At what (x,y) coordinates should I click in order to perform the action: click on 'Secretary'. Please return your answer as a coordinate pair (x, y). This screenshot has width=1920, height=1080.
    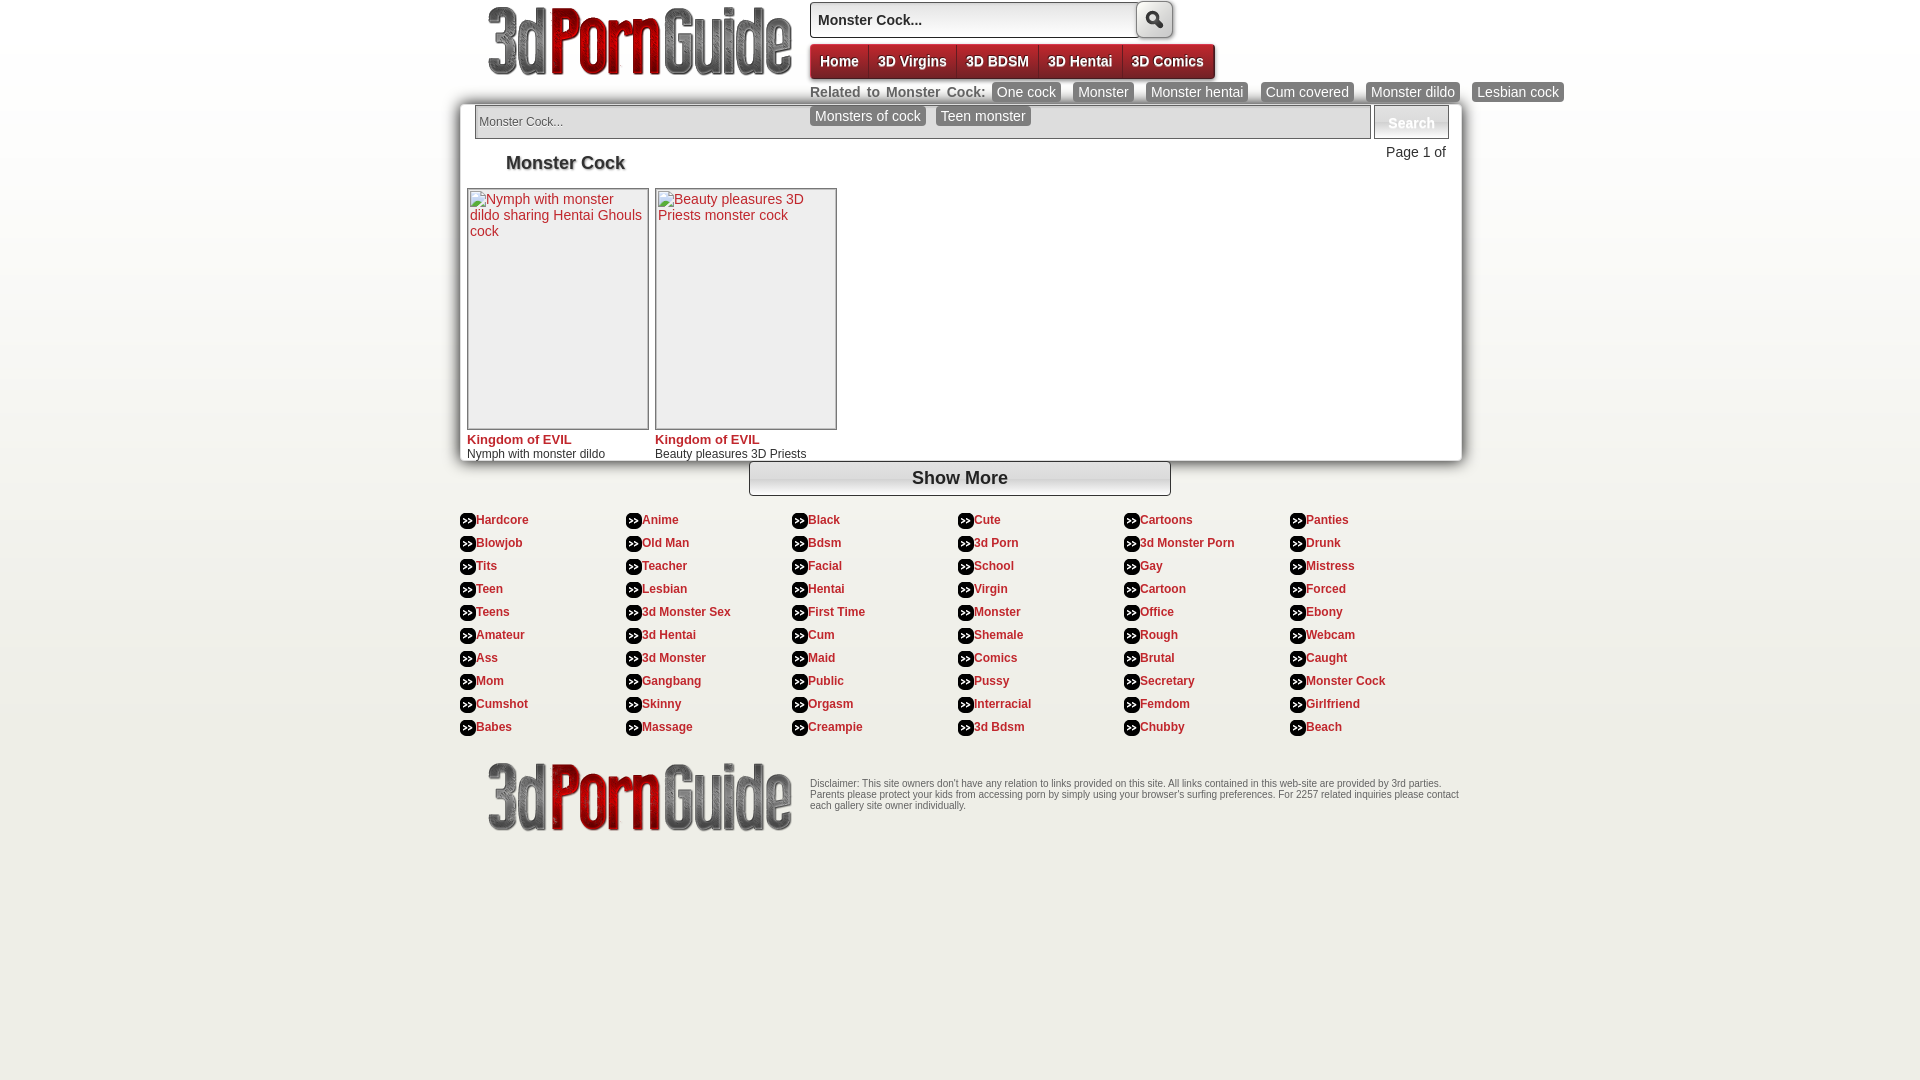
    Looking at the image, I should click on (1140, 680).